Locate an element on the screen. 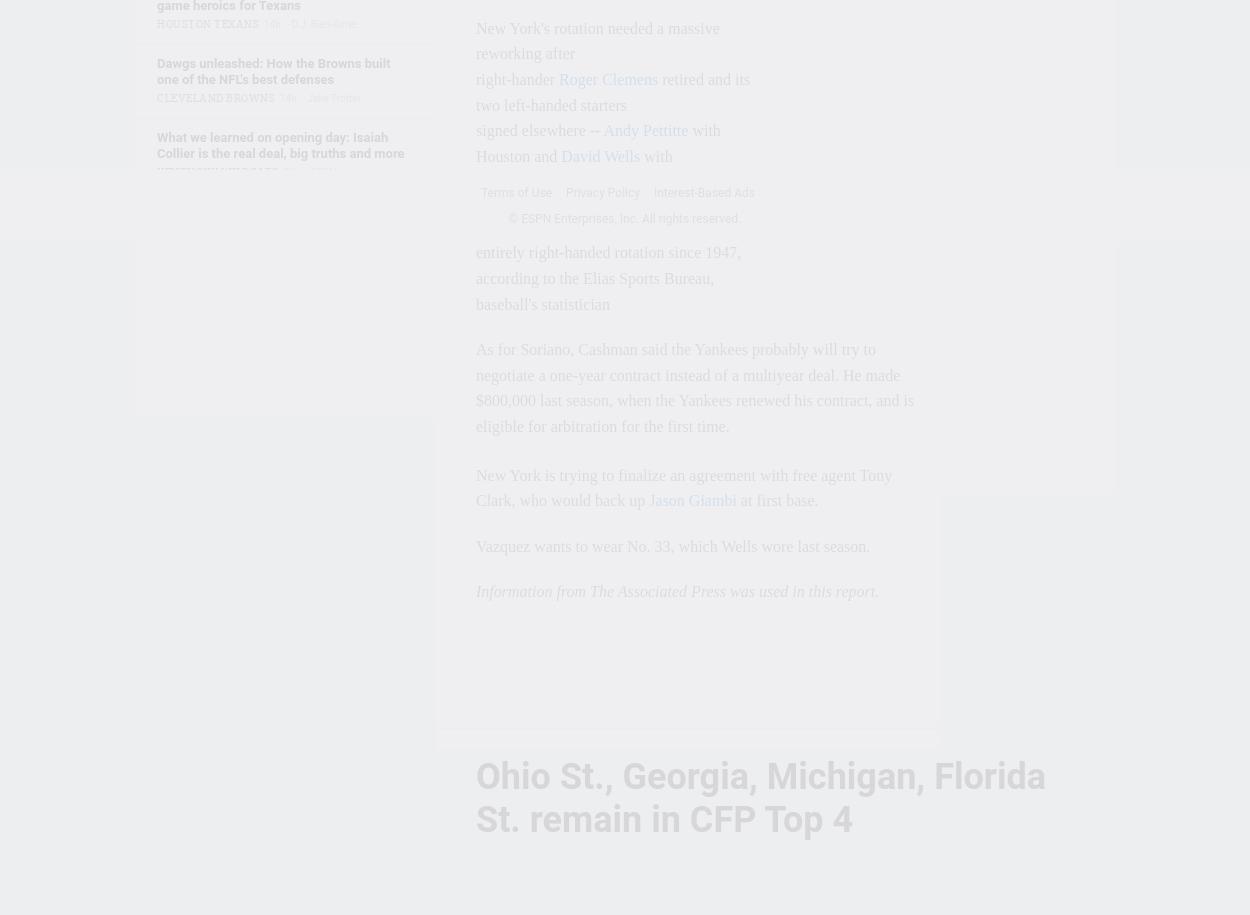 The image size is (1250, 915). 'Ohio St., Georgia, Michigan, Florida St. remain in CFP Top 4' is located at coordinates (475, 797).